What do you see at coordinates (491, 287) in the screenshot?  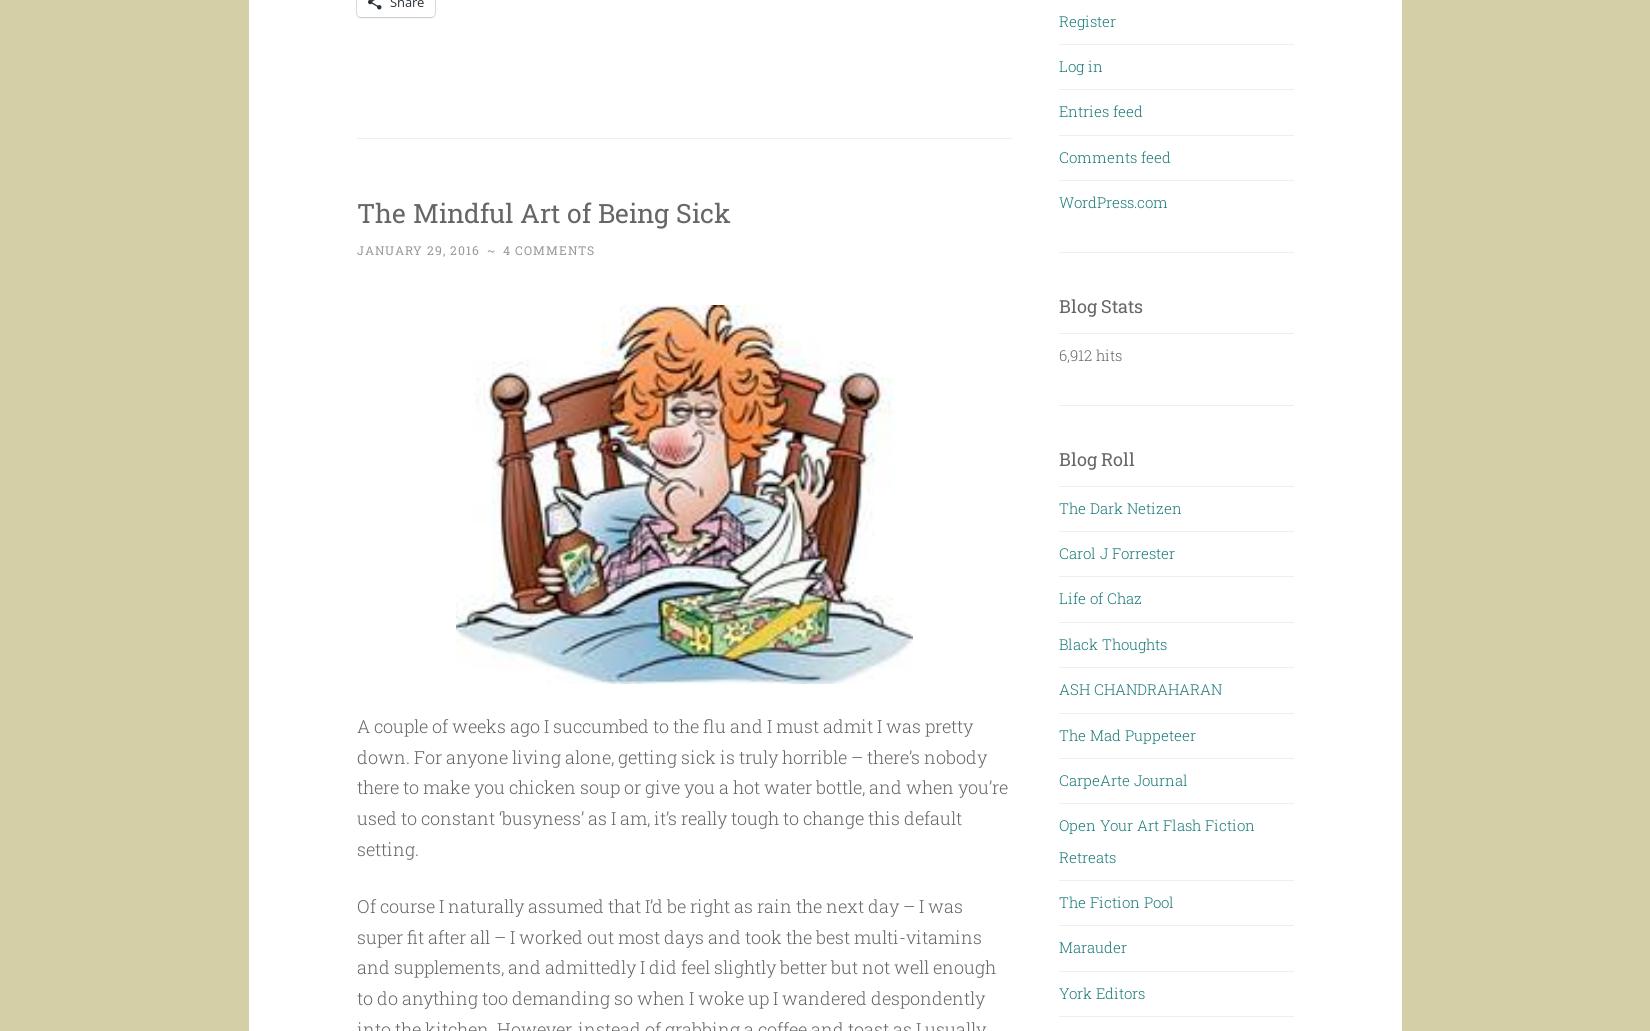 I see `'~'` at bounding box center [491, 287].